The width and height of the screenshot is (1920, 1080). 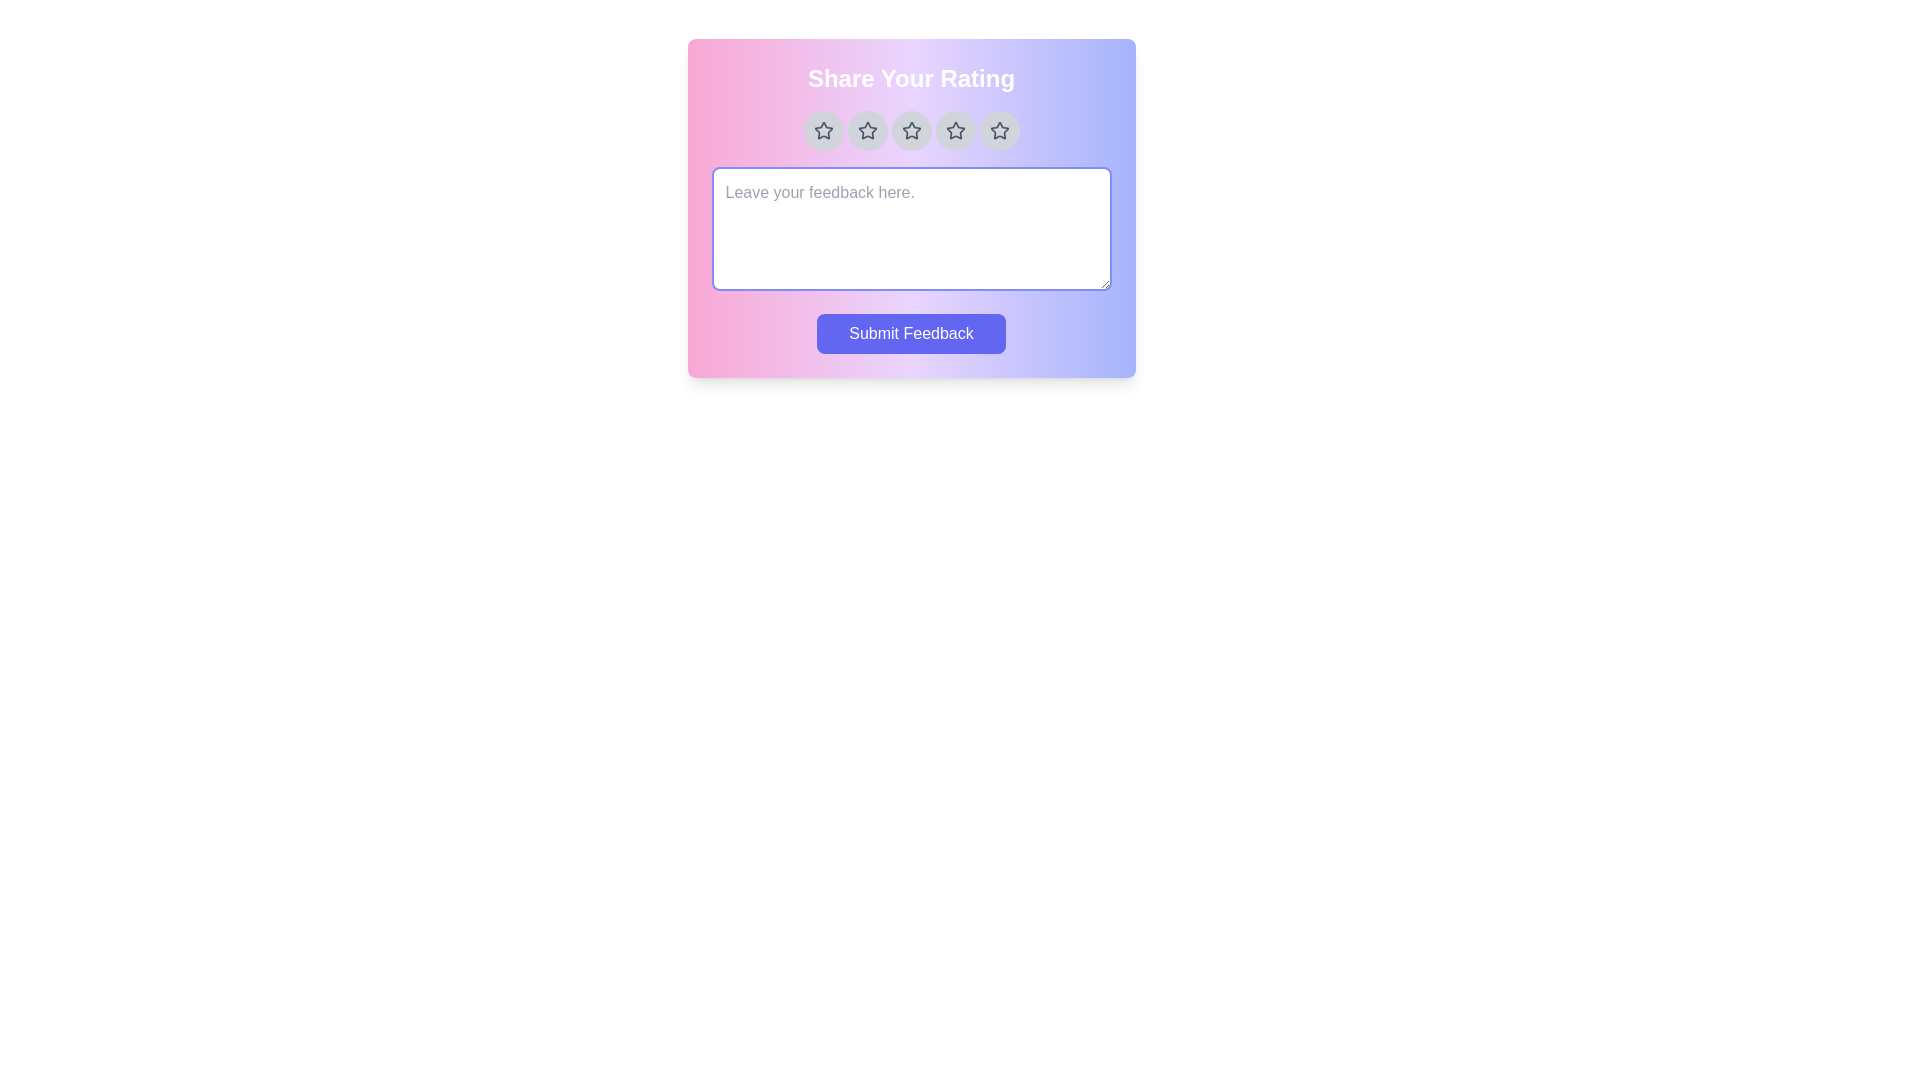 I want to click on the star corresponding to the desired rating 3, so click(x=910, y=131).